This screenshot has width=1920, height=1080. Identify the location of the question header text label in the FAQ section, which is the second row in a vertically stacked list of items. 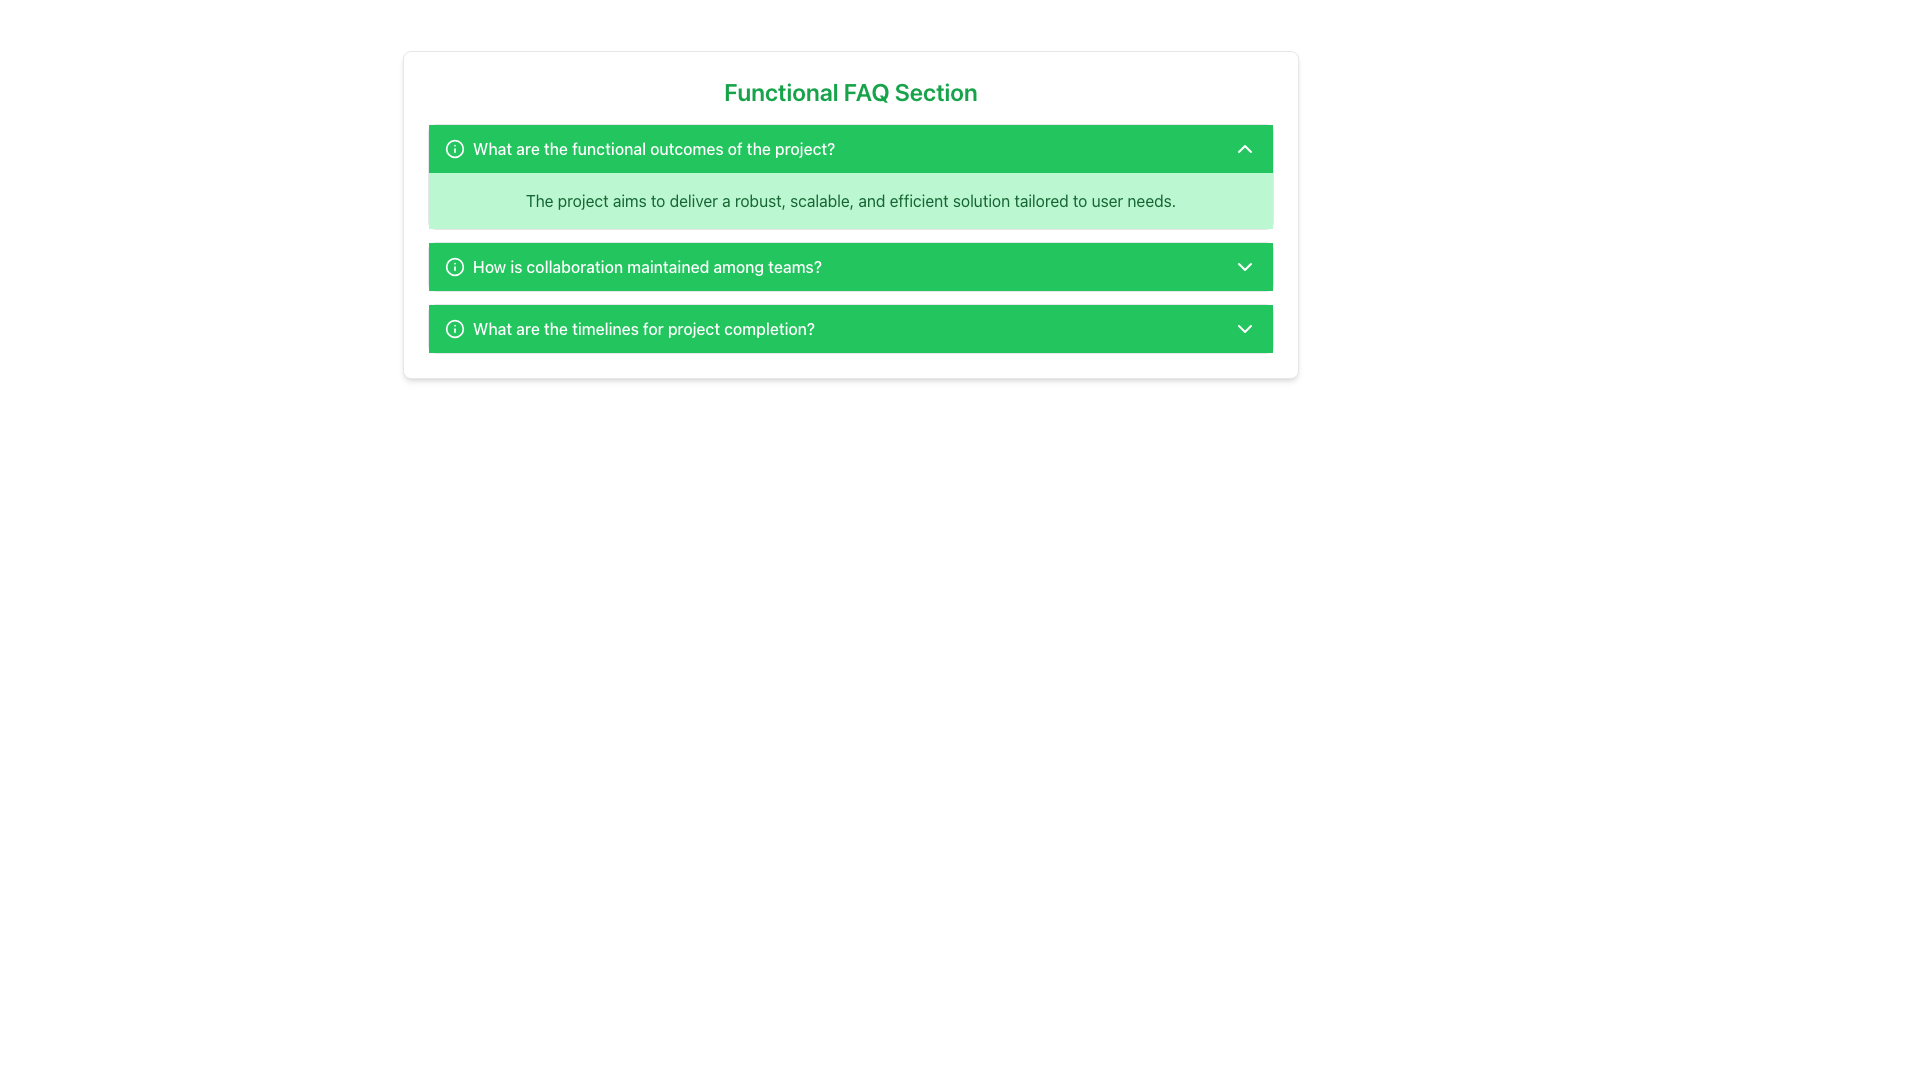
(632, 265).